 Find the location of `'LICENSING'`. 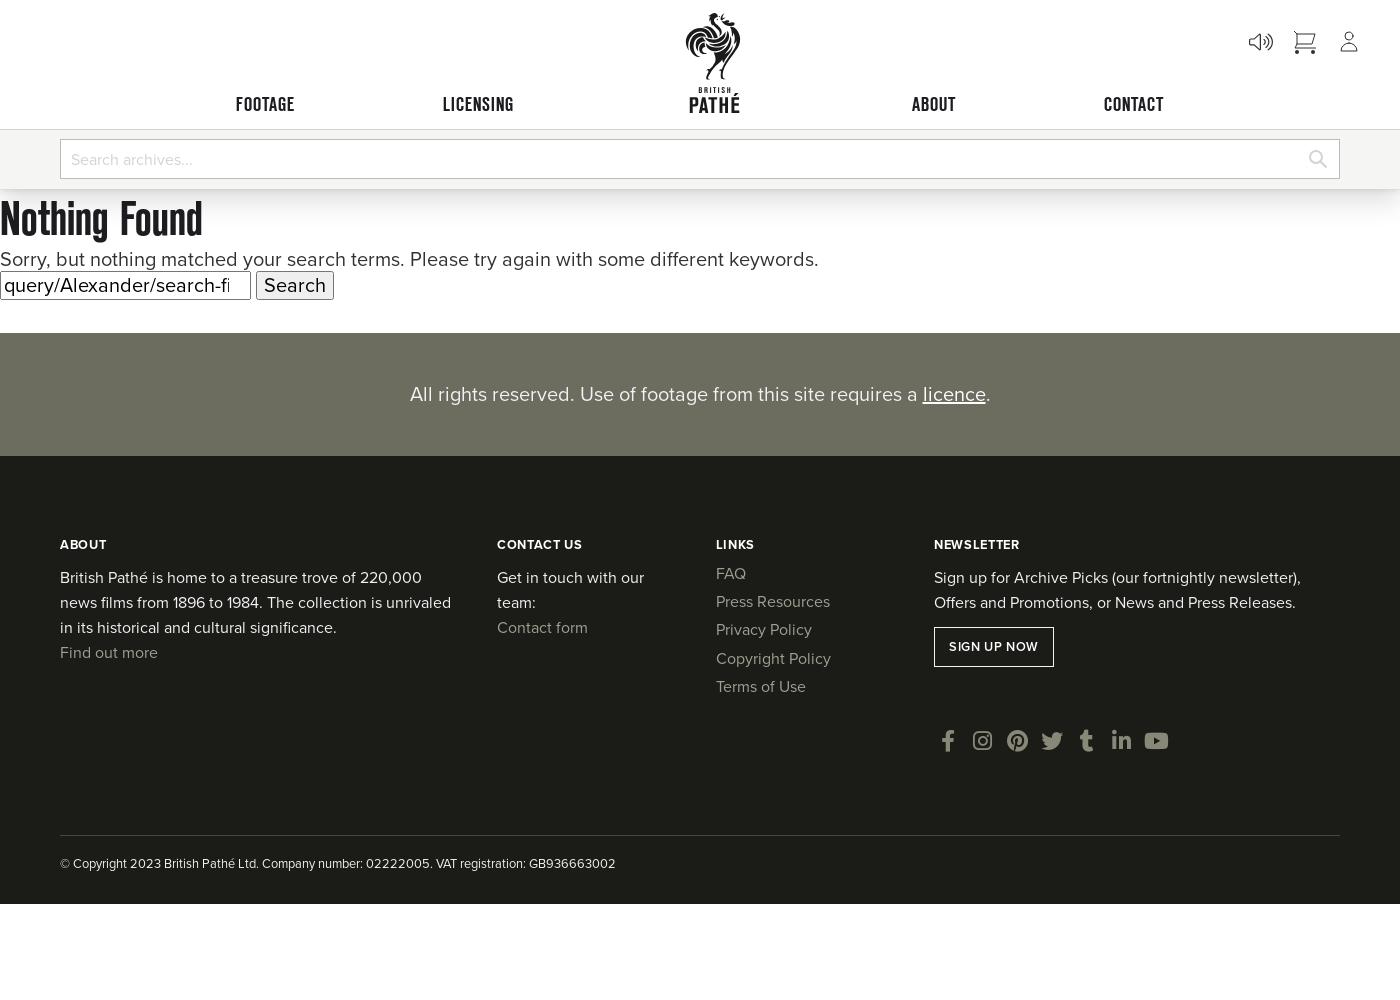

'LICENSING' is located at coordinates (441, 103).